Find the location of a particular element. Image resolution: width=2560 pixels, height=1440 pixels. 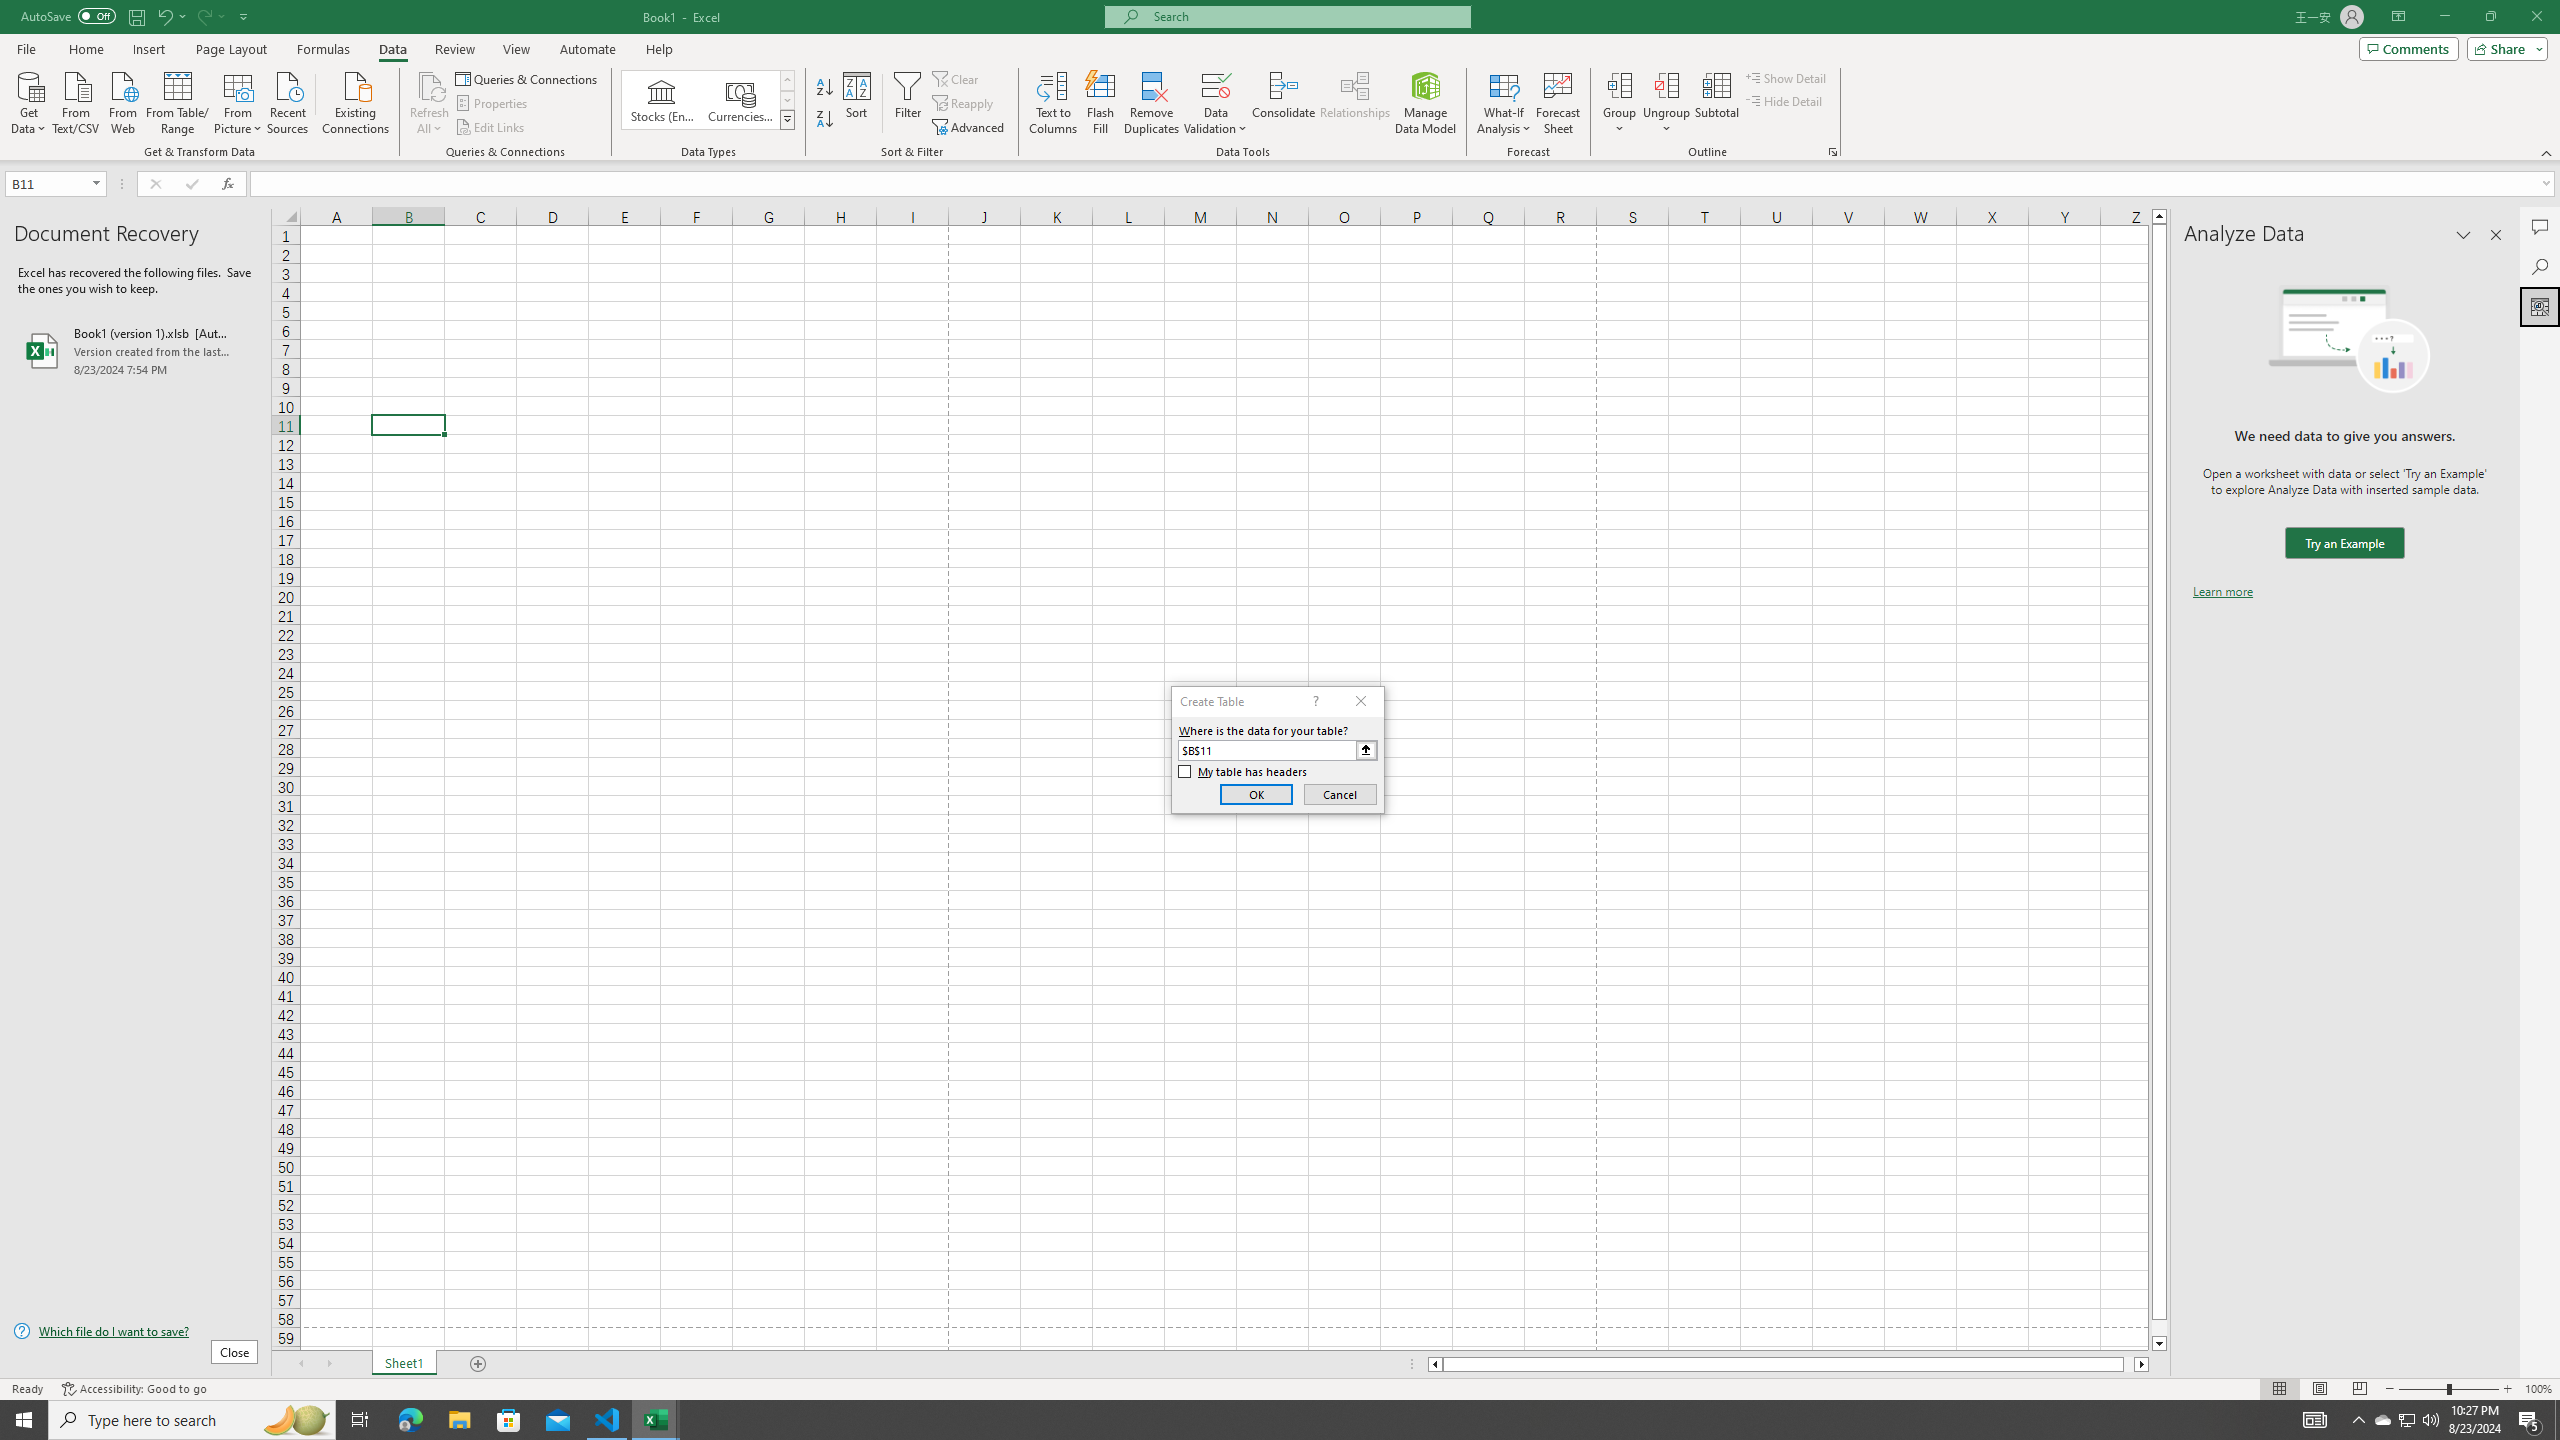

'View' is located at coordinates (514, 49).